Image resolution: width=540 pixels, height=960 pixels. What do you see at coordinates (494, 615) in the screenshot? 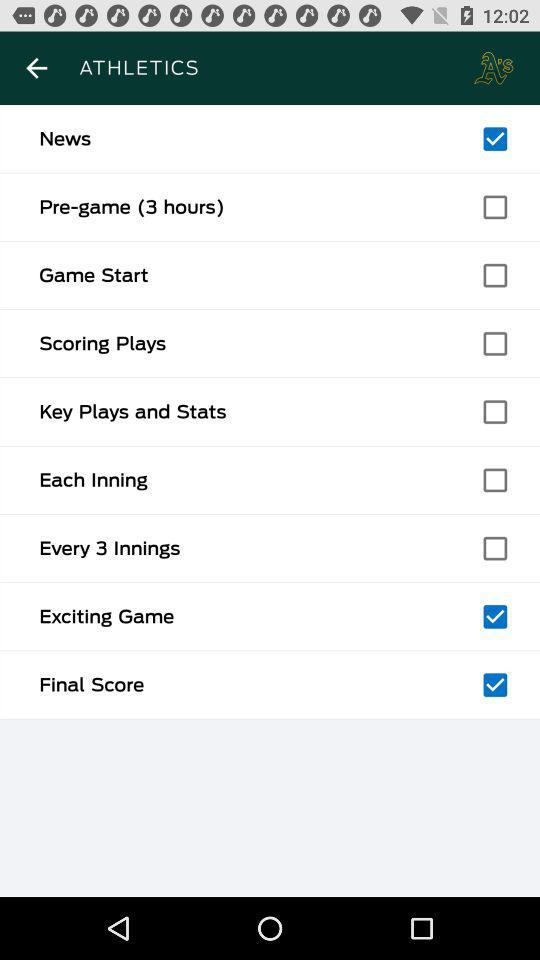
I see `any one` at bounding box center [494, 615].